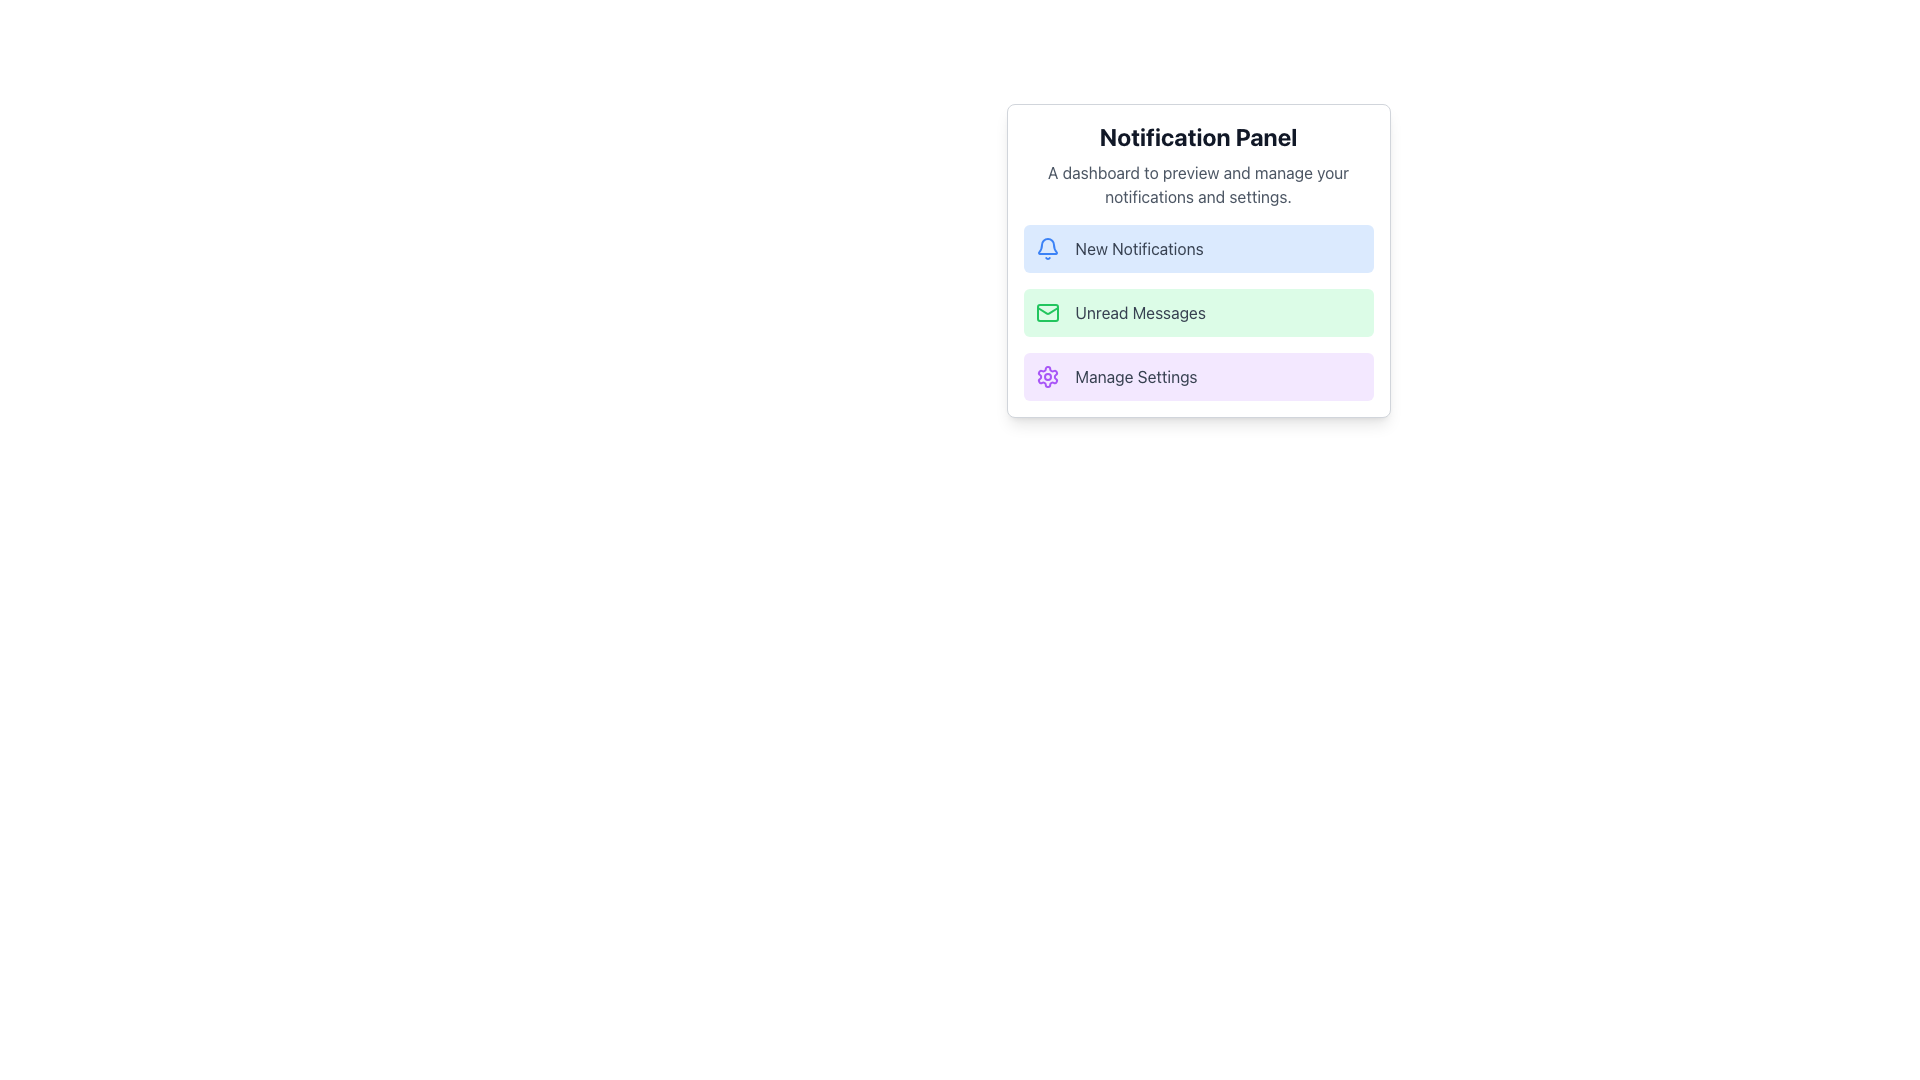 This screenshot has width=1920, height=1080. What do you see at coordinates (1136, 377) in the screenshot?
I see `the text label indicating settings management, located to the right of the gear icon in the notification panel` at bounding box center [1136, 377].